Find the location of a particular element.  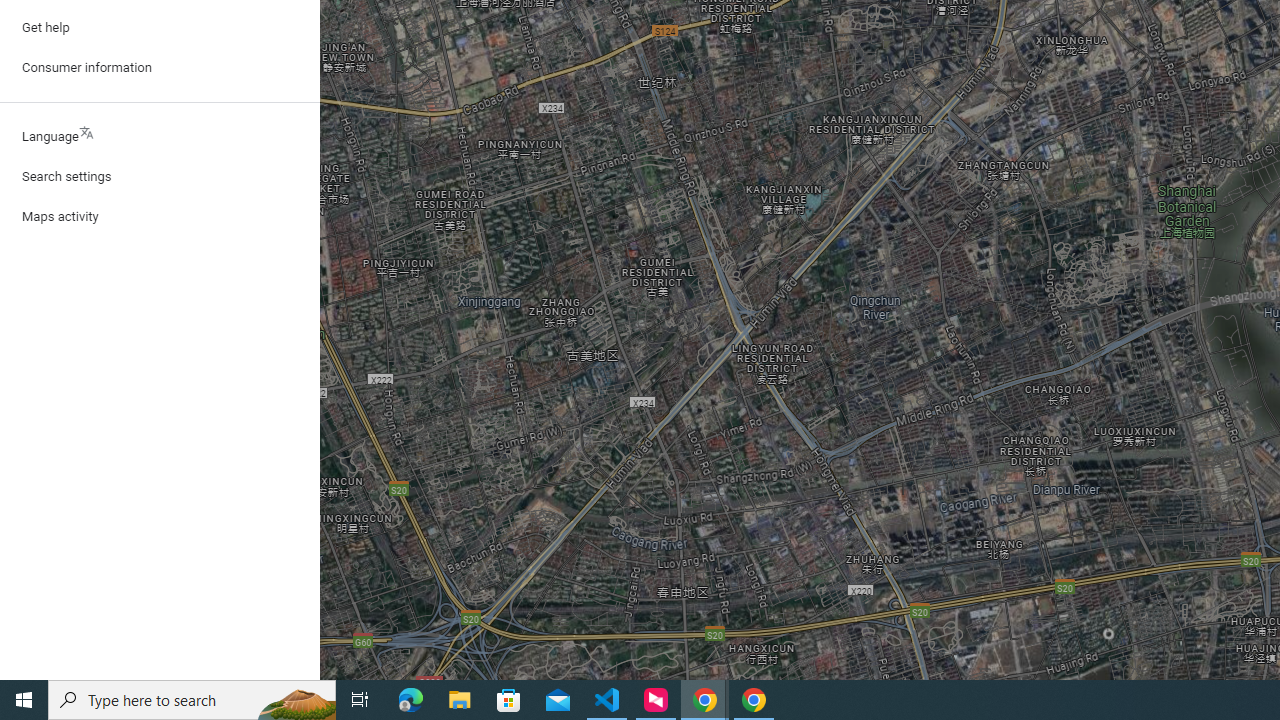

'Maps activity' is located at coordinates (160, 217).